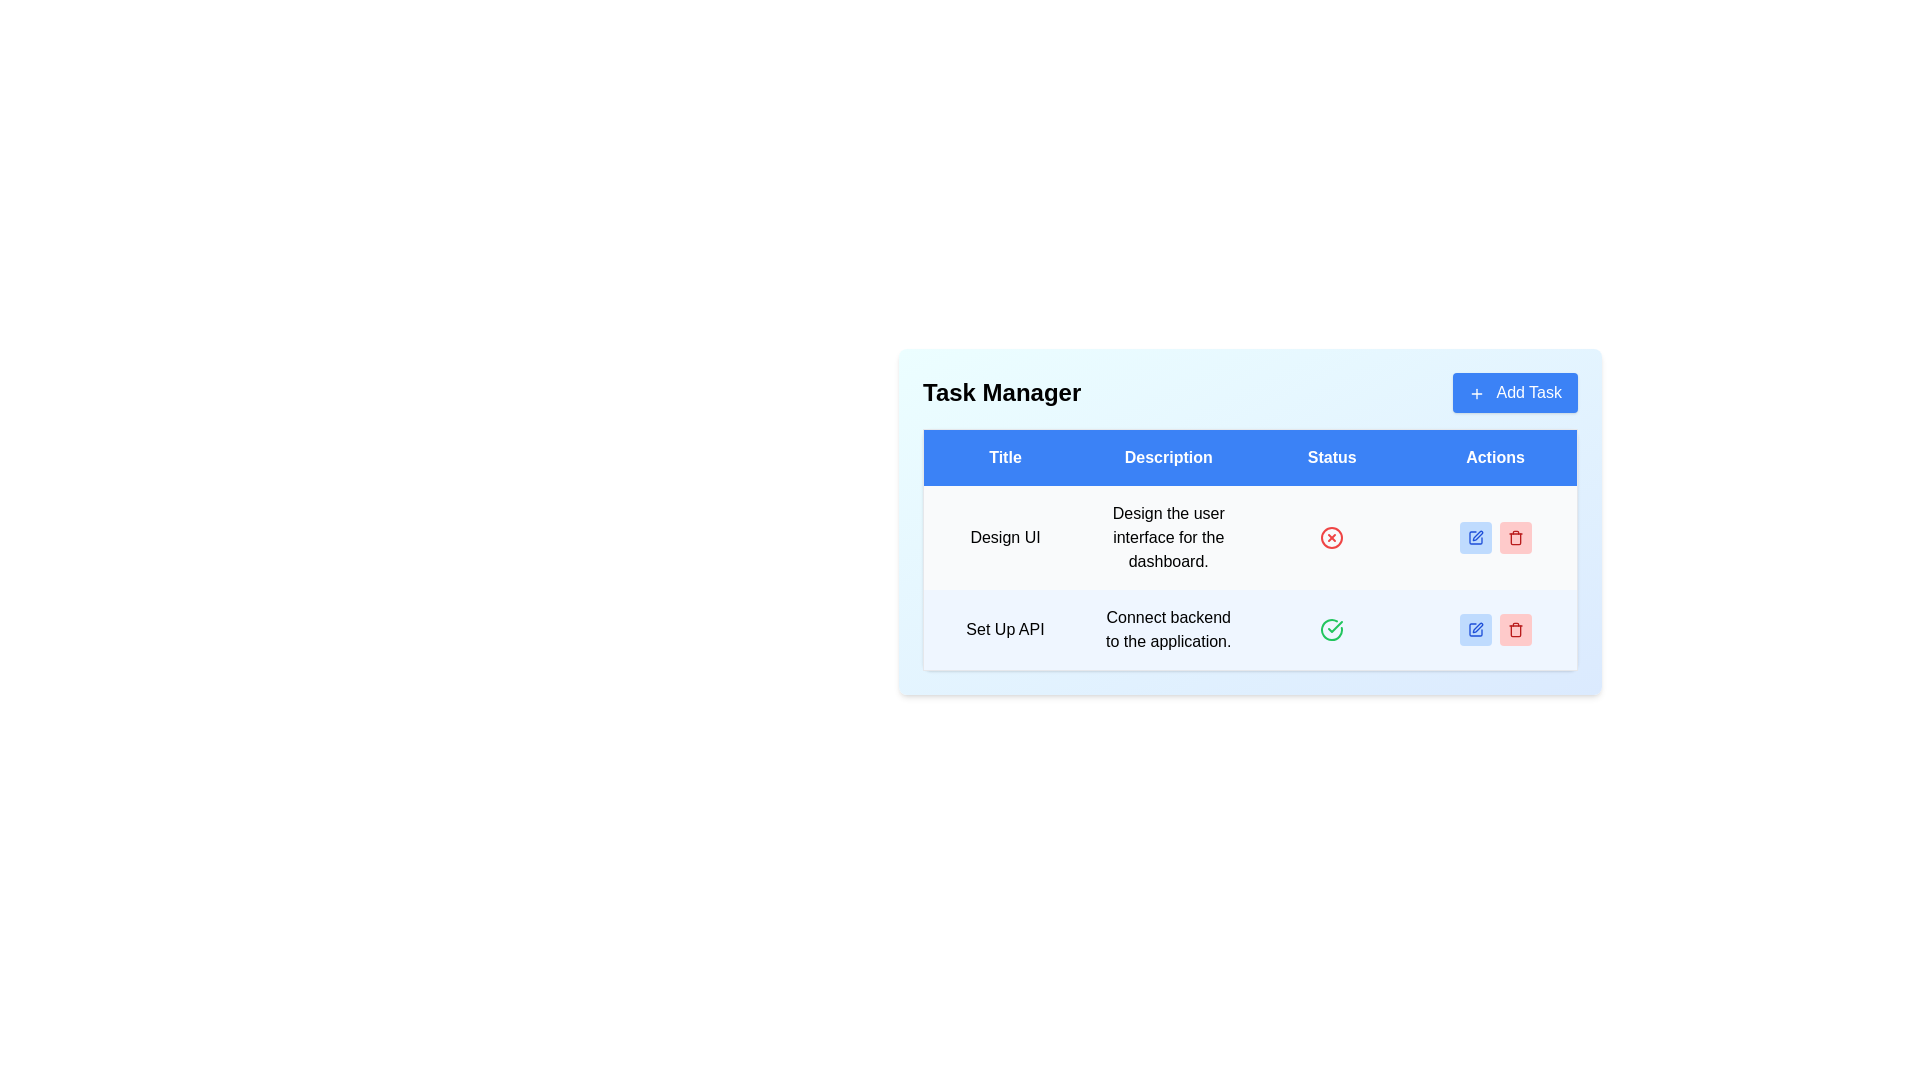 This screenshot has height=1080, width=1920. Describe the element at coordinates (1249, 630) in the screenshot. I see `the status indicator for the second task in the task management table, which is located below the header row and follows the task named 'Design UI'` at that location.